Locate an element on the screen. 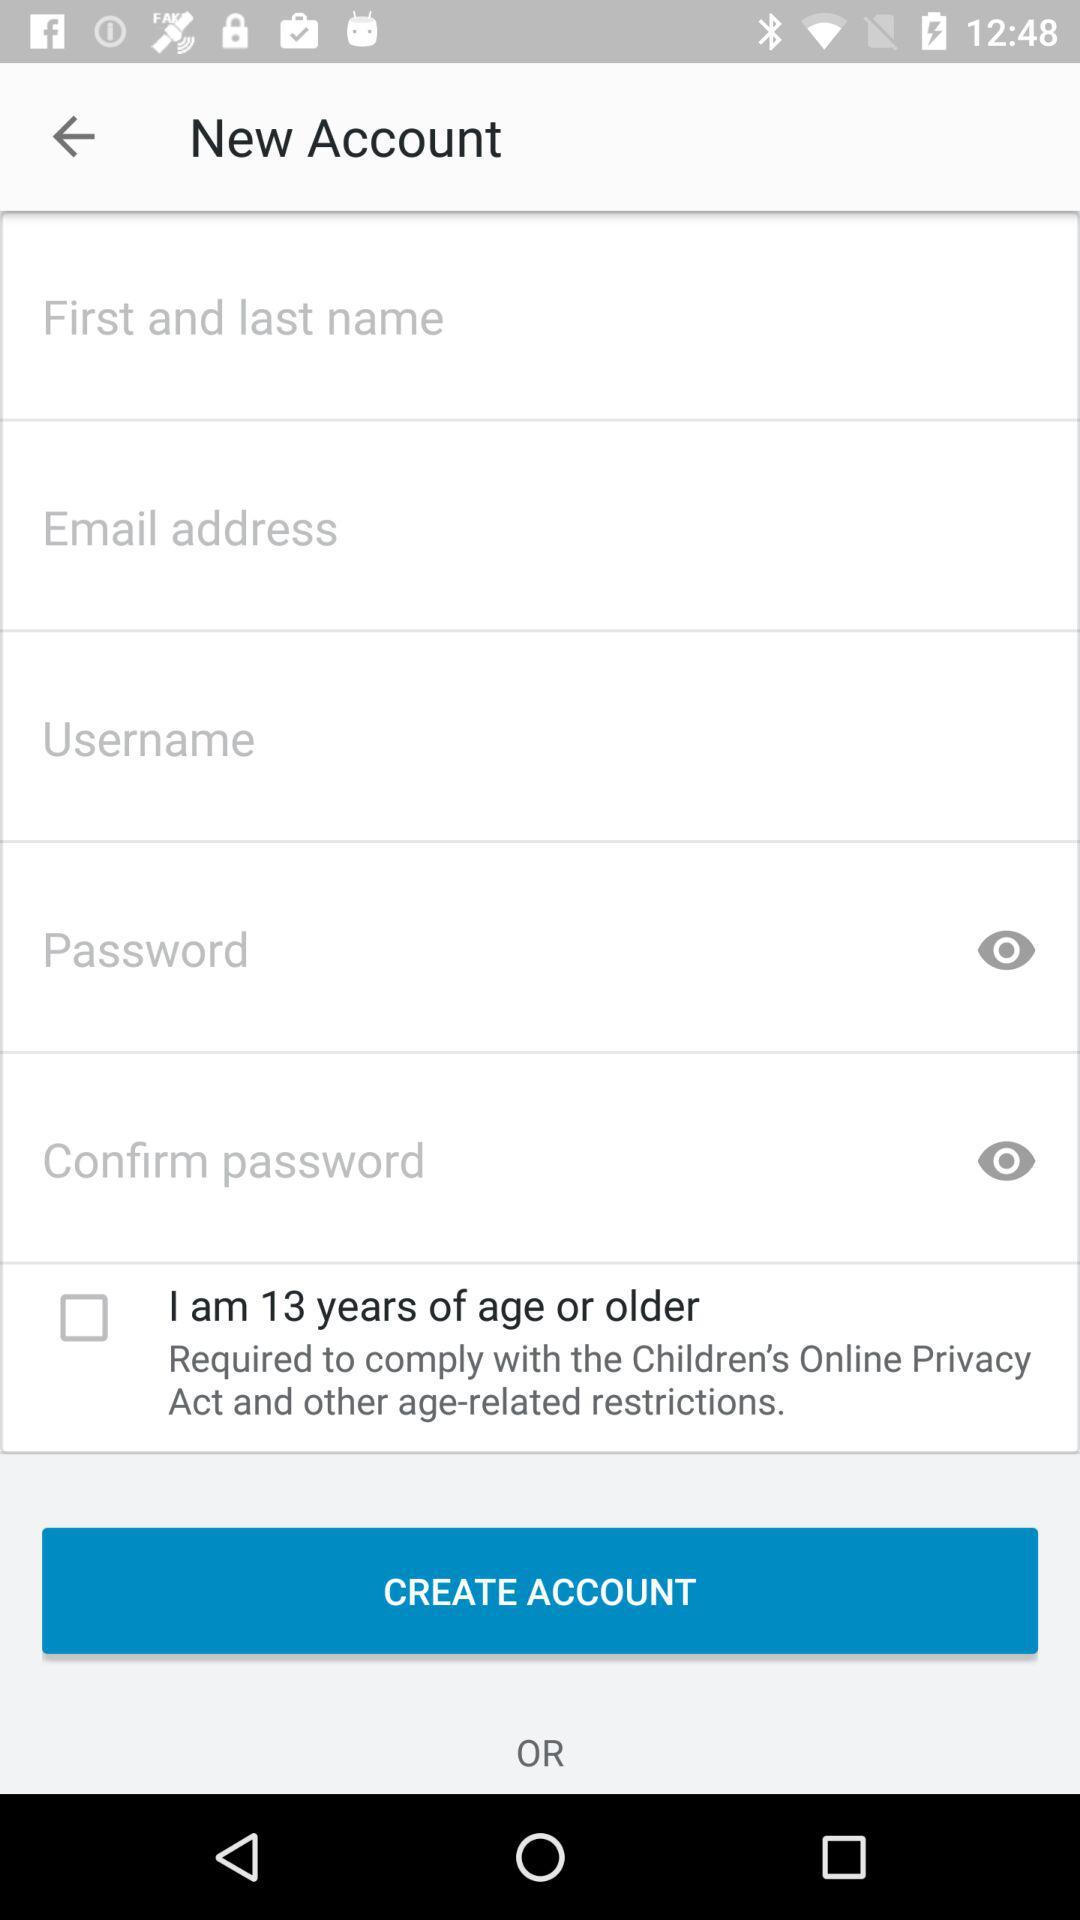  first and last name bar is located at coordinates (540, 309).